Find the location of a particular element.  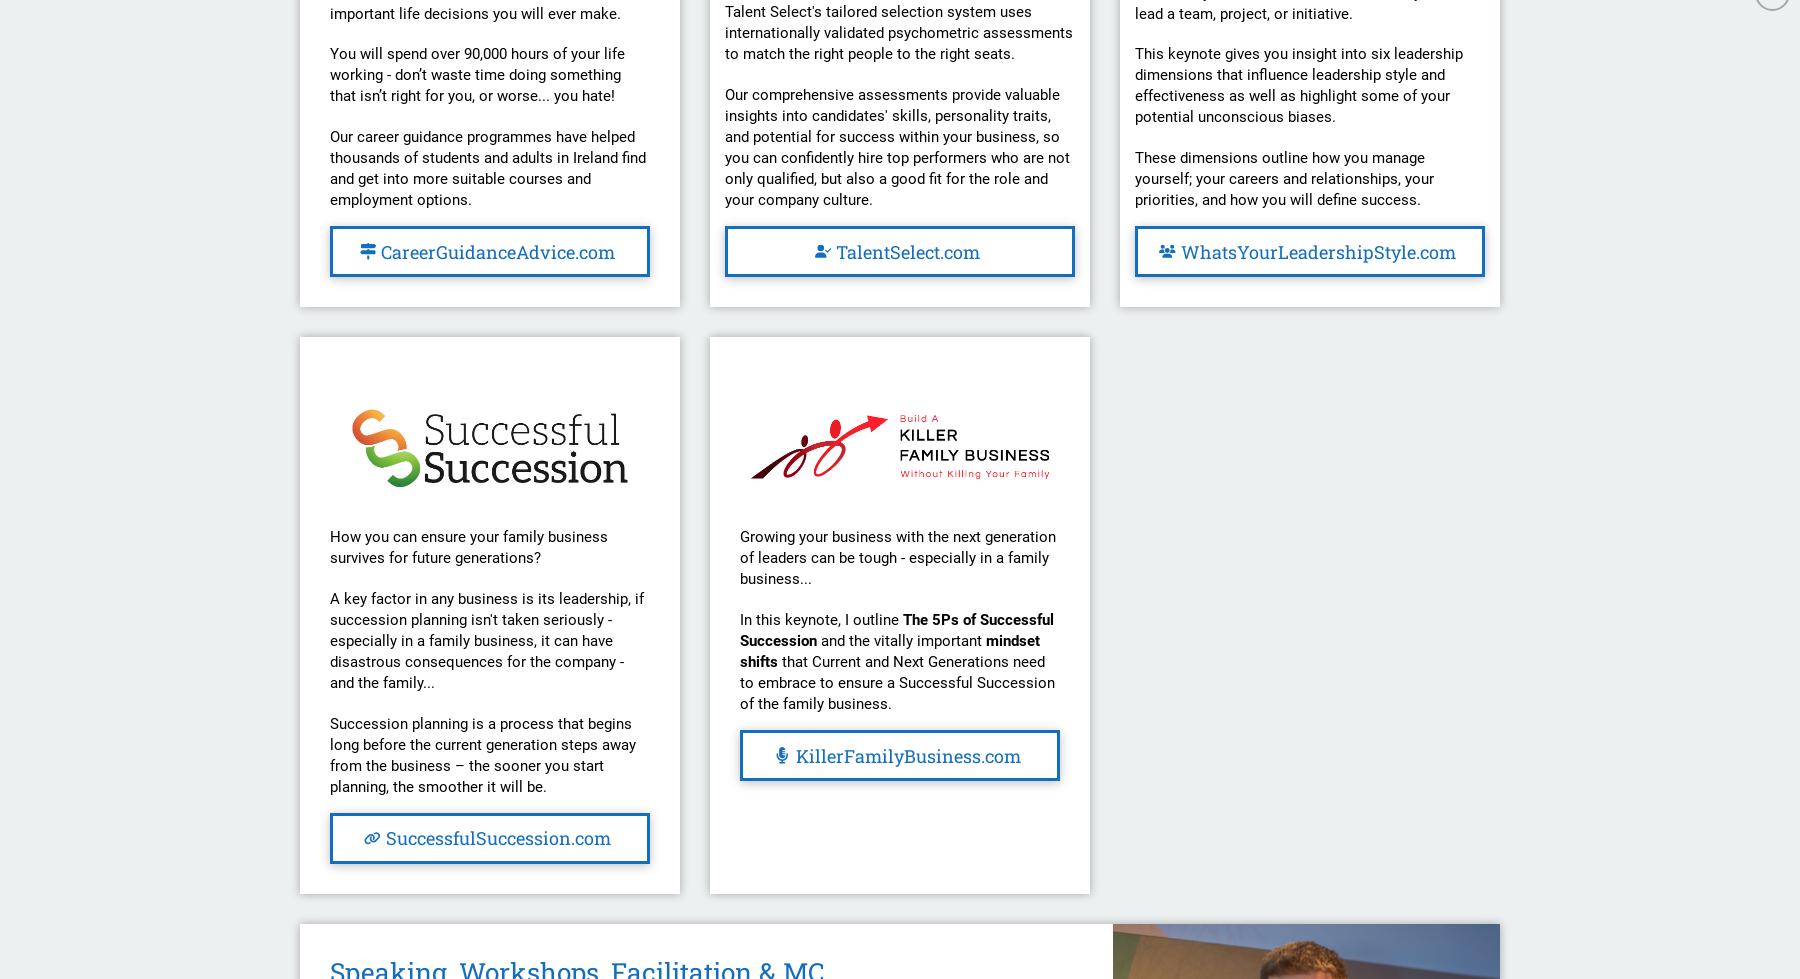

'The 5Ps of Successful Succession' is located at coordinates (738, 628).